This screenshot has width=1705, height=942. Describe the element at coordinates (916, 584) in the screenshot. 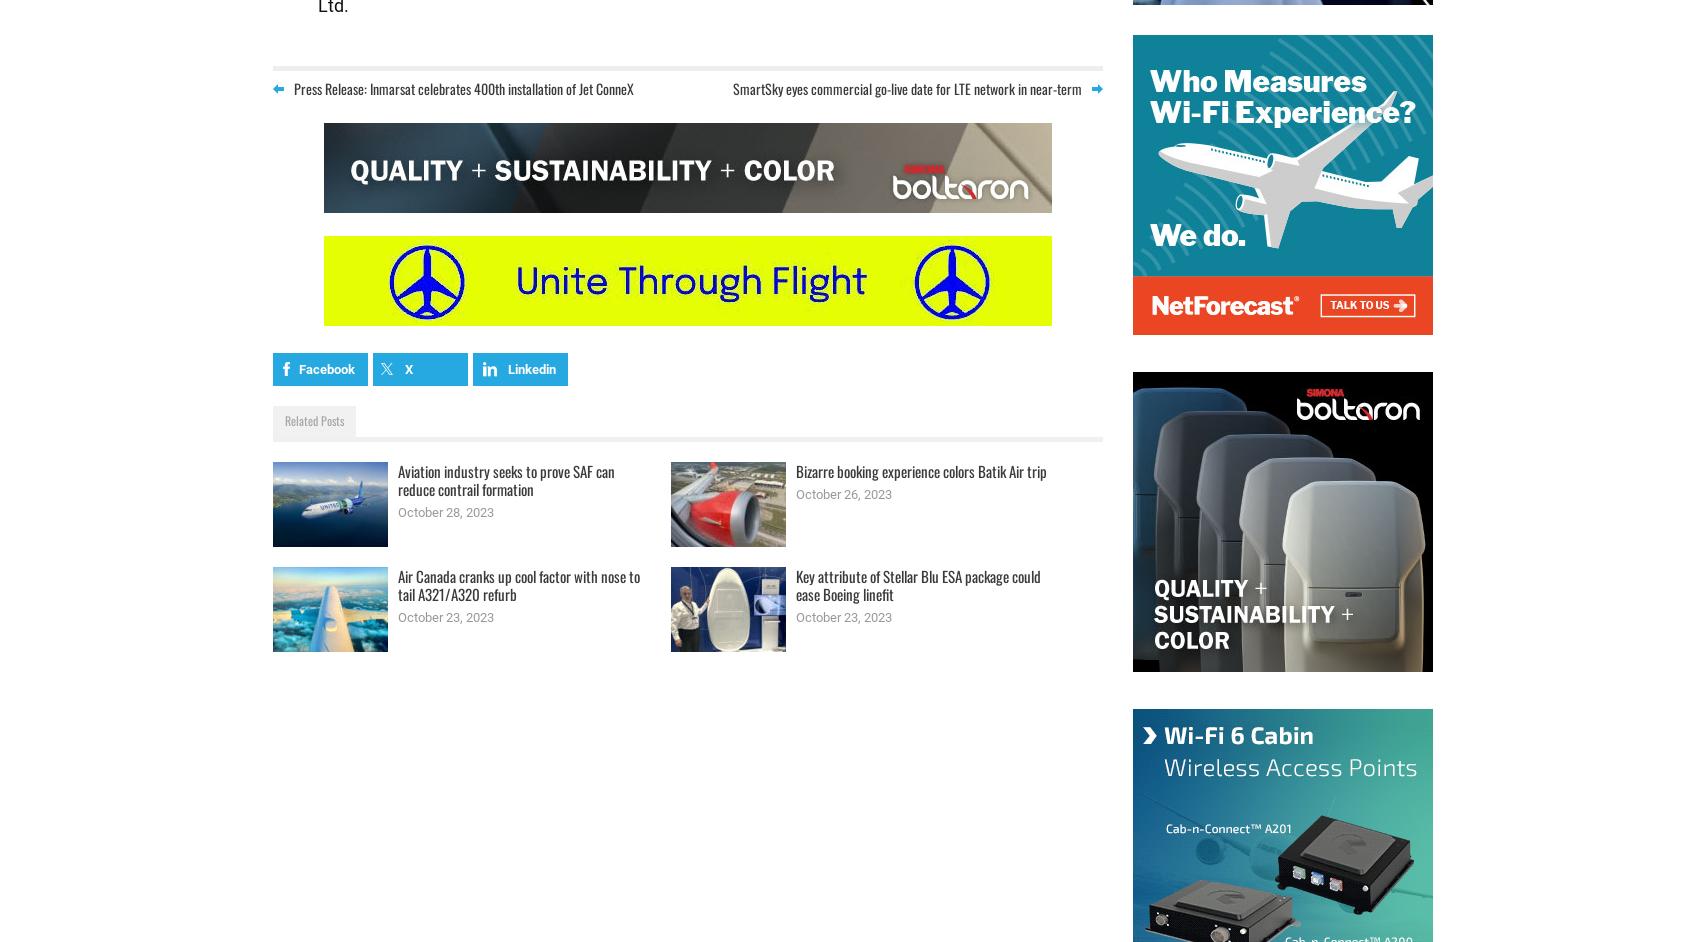

I see `'Key attribute of Stellar Blu ESA package could ease Boeing linefit'` at that location.